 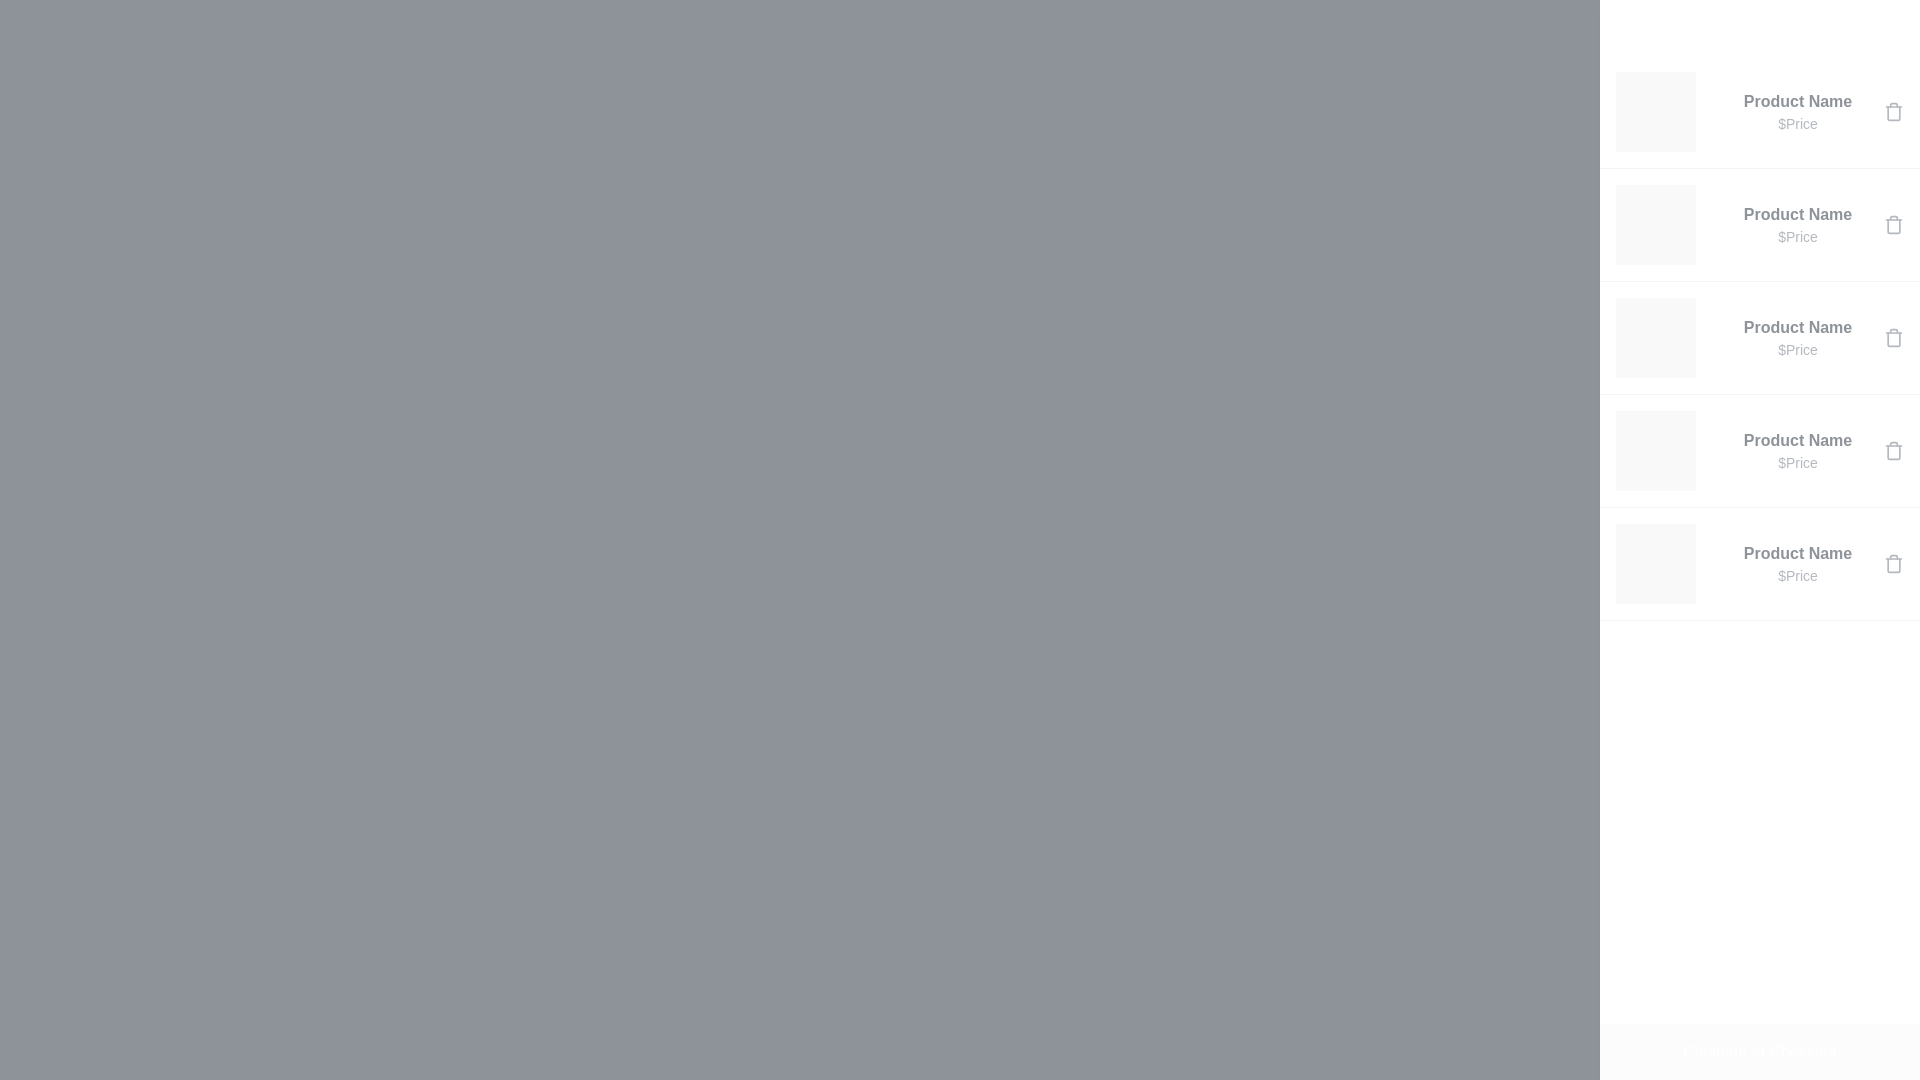 What do you see at coordinates (1893, 451) in the screenshot?
I see `the middle vertical line of the trash can icon, which signifies delete functionality, located in the rightmost part of the row containing 'Product Name' and price information at the fourth position in the list of items` at bounding box center [1893, 451].